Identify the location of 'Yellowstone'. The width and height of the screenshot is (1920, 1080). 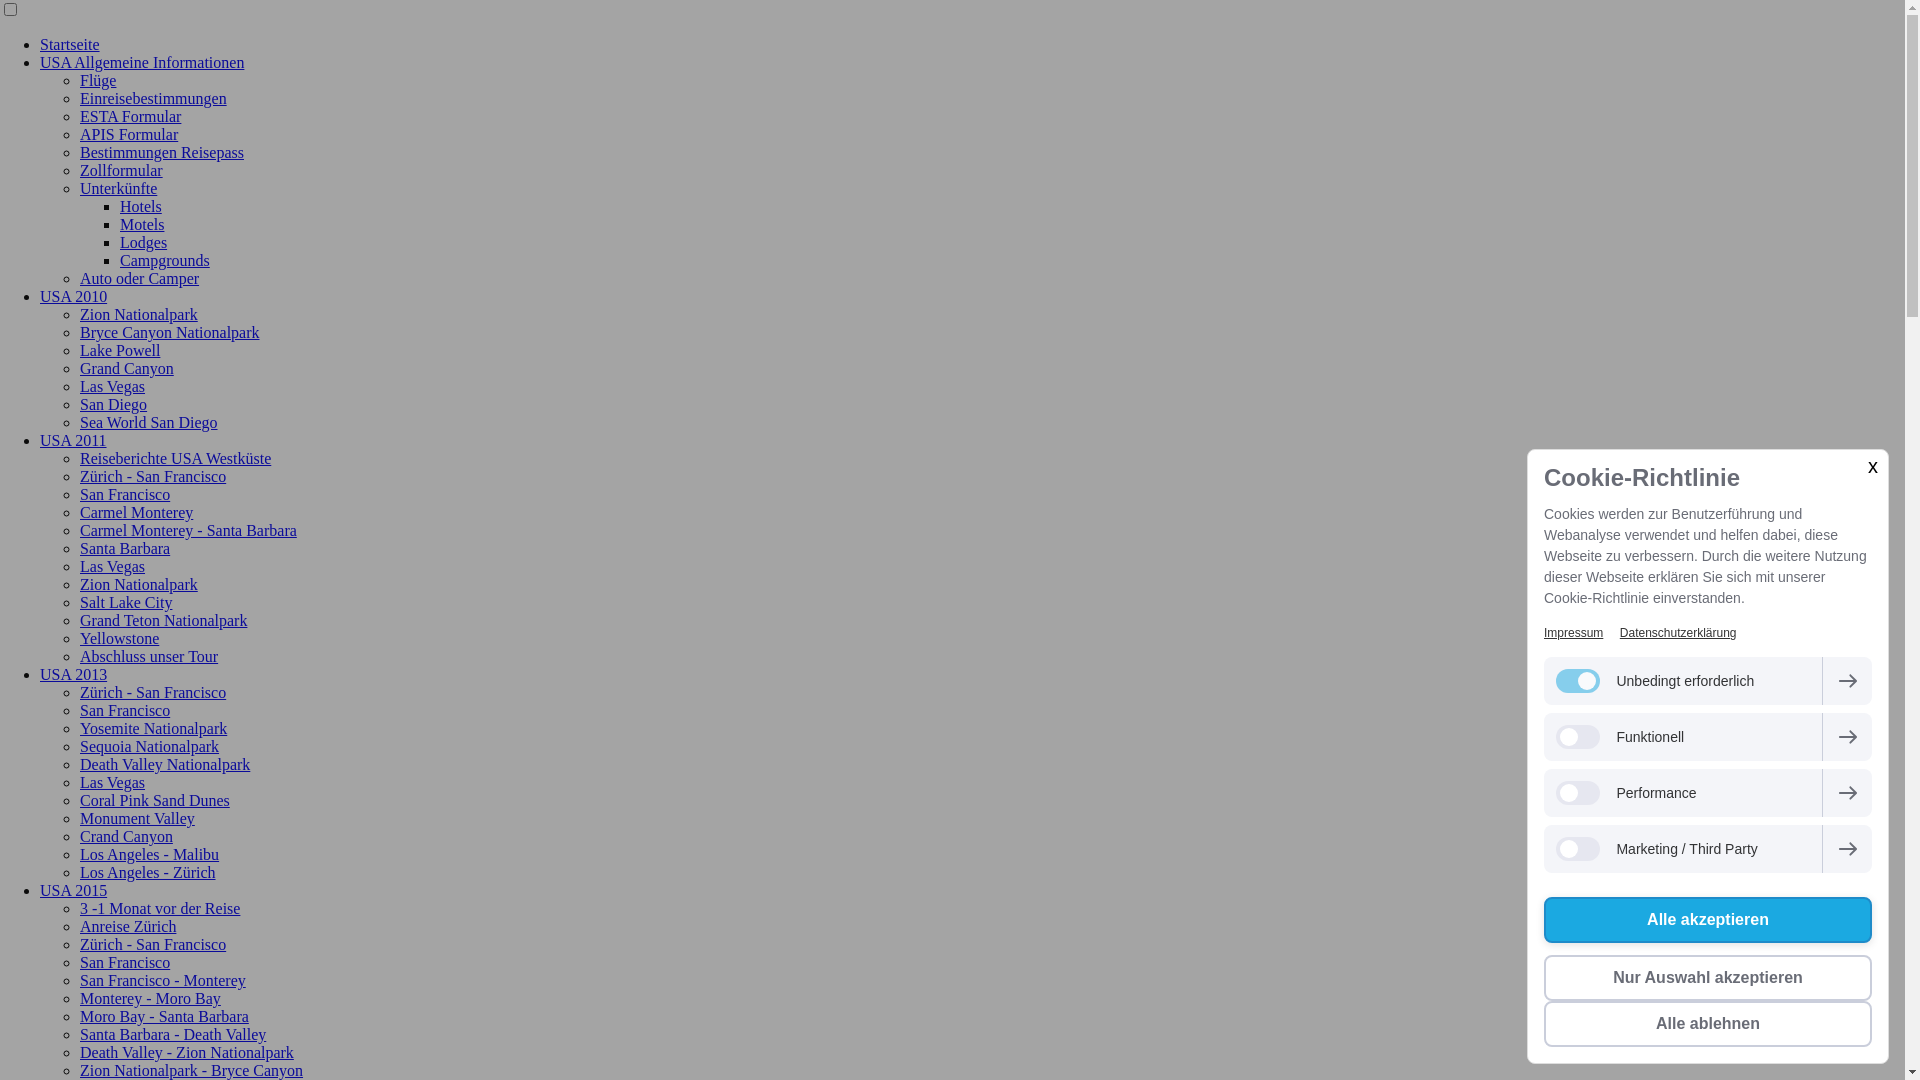
(118, 638).